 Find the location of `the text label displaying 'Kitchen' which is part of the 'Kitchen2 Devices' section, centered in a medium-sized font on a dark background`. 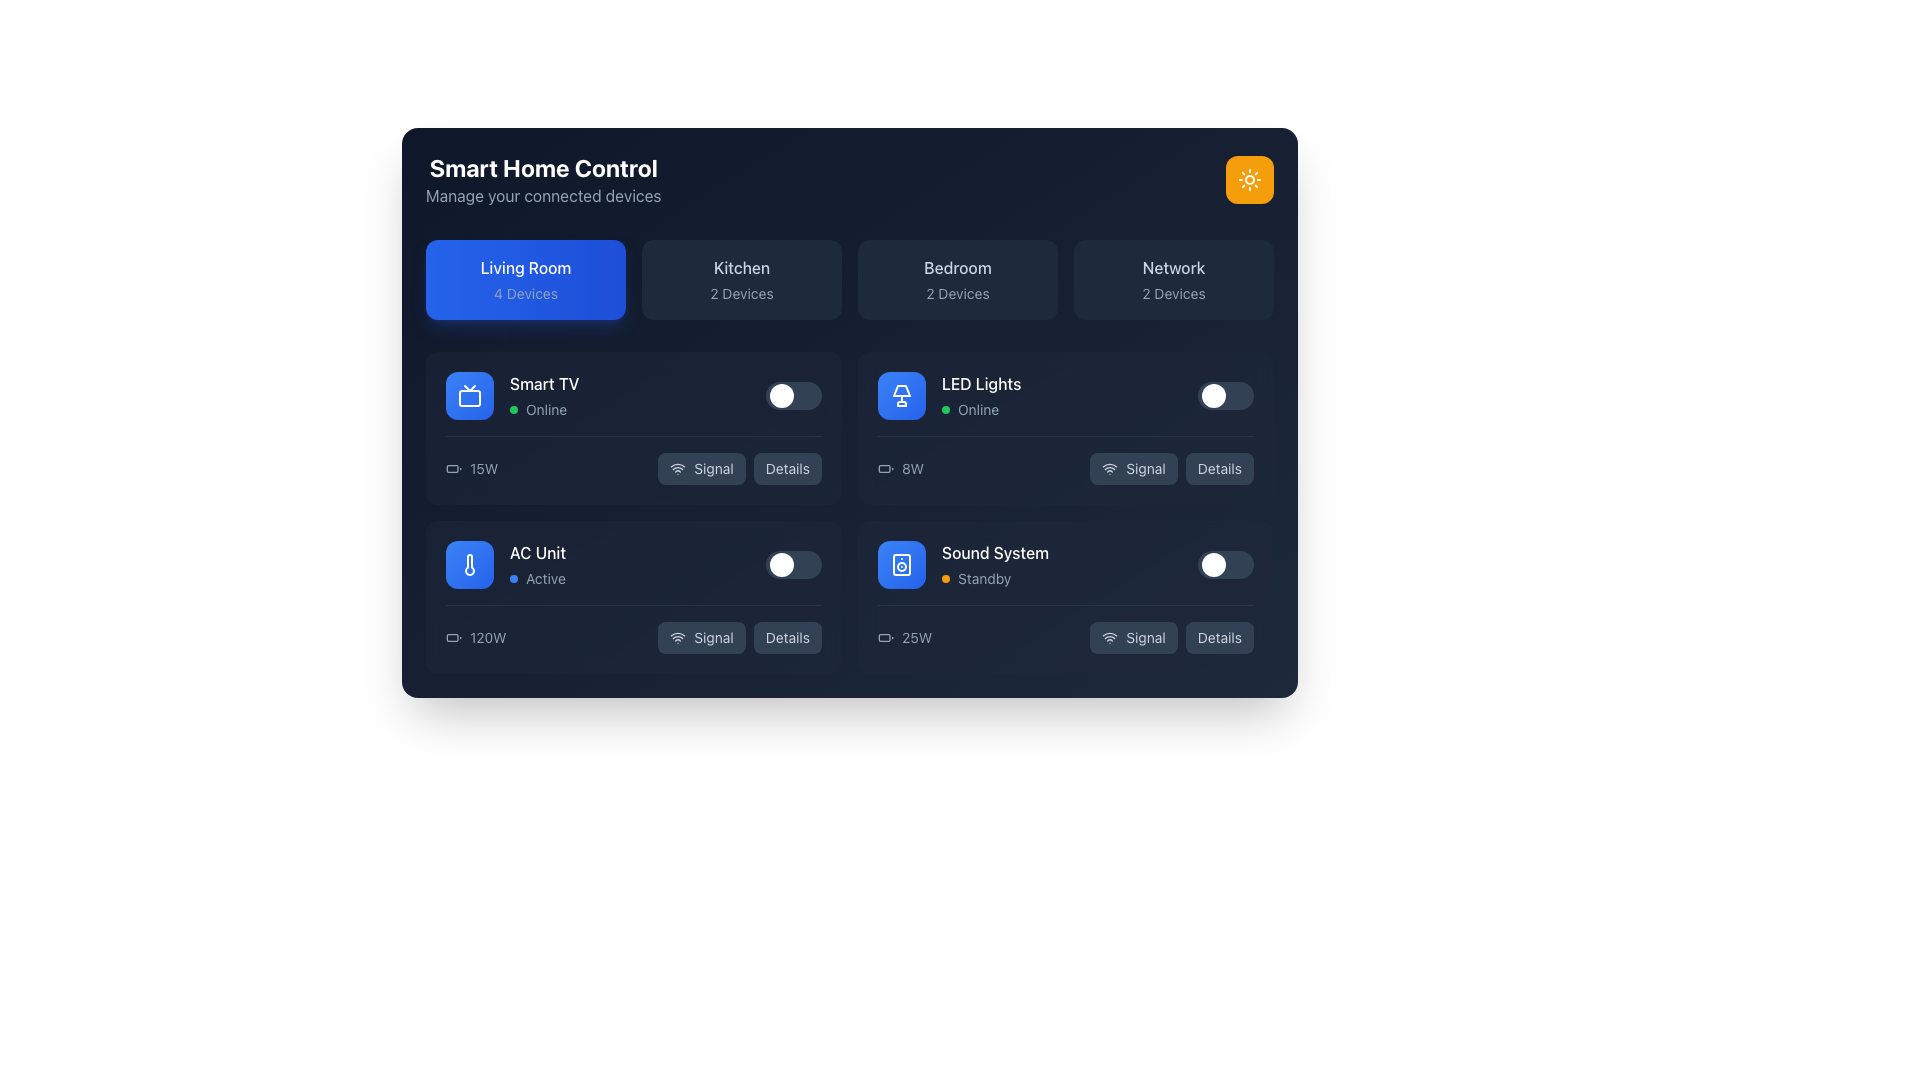

the text label displaying 'Kitchen' which is part of the 'Kitchen2 Devices' section, centered in a medium-sized font on a dark background is located at coordinates (741, 266).